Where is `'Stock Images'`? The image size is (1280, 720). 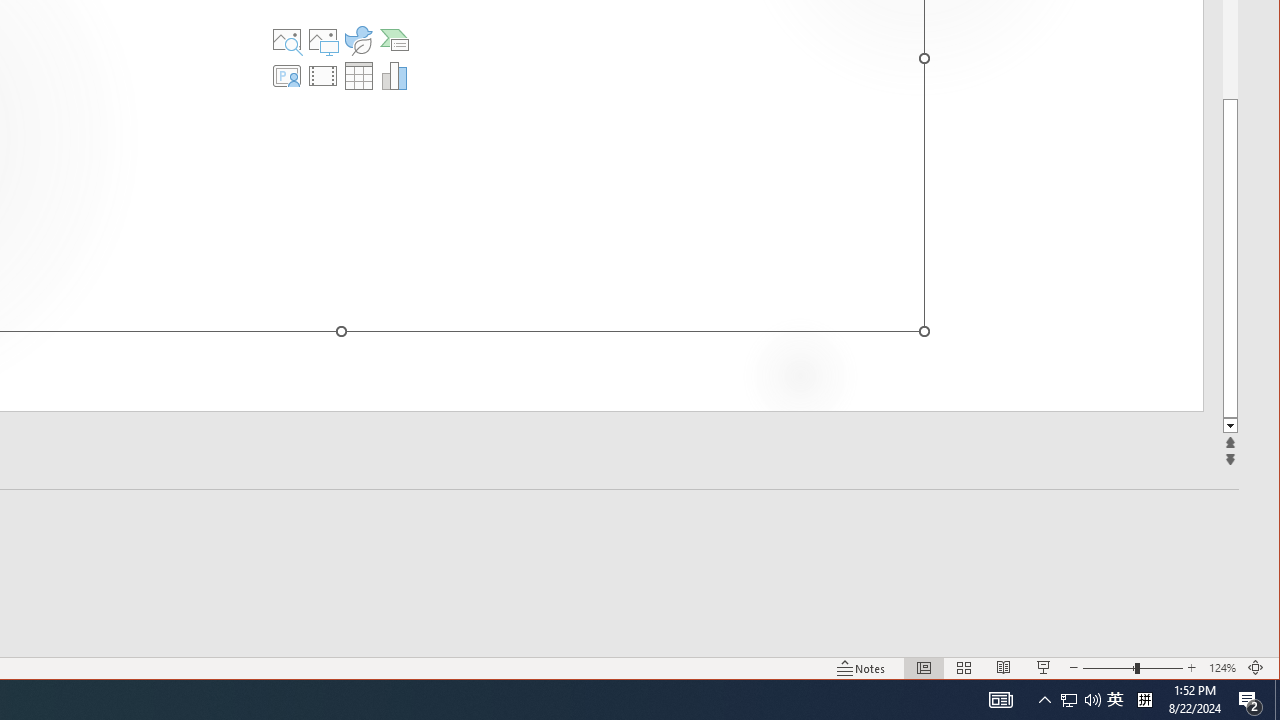
'Stock Images' is located at coordinates (286, 39).